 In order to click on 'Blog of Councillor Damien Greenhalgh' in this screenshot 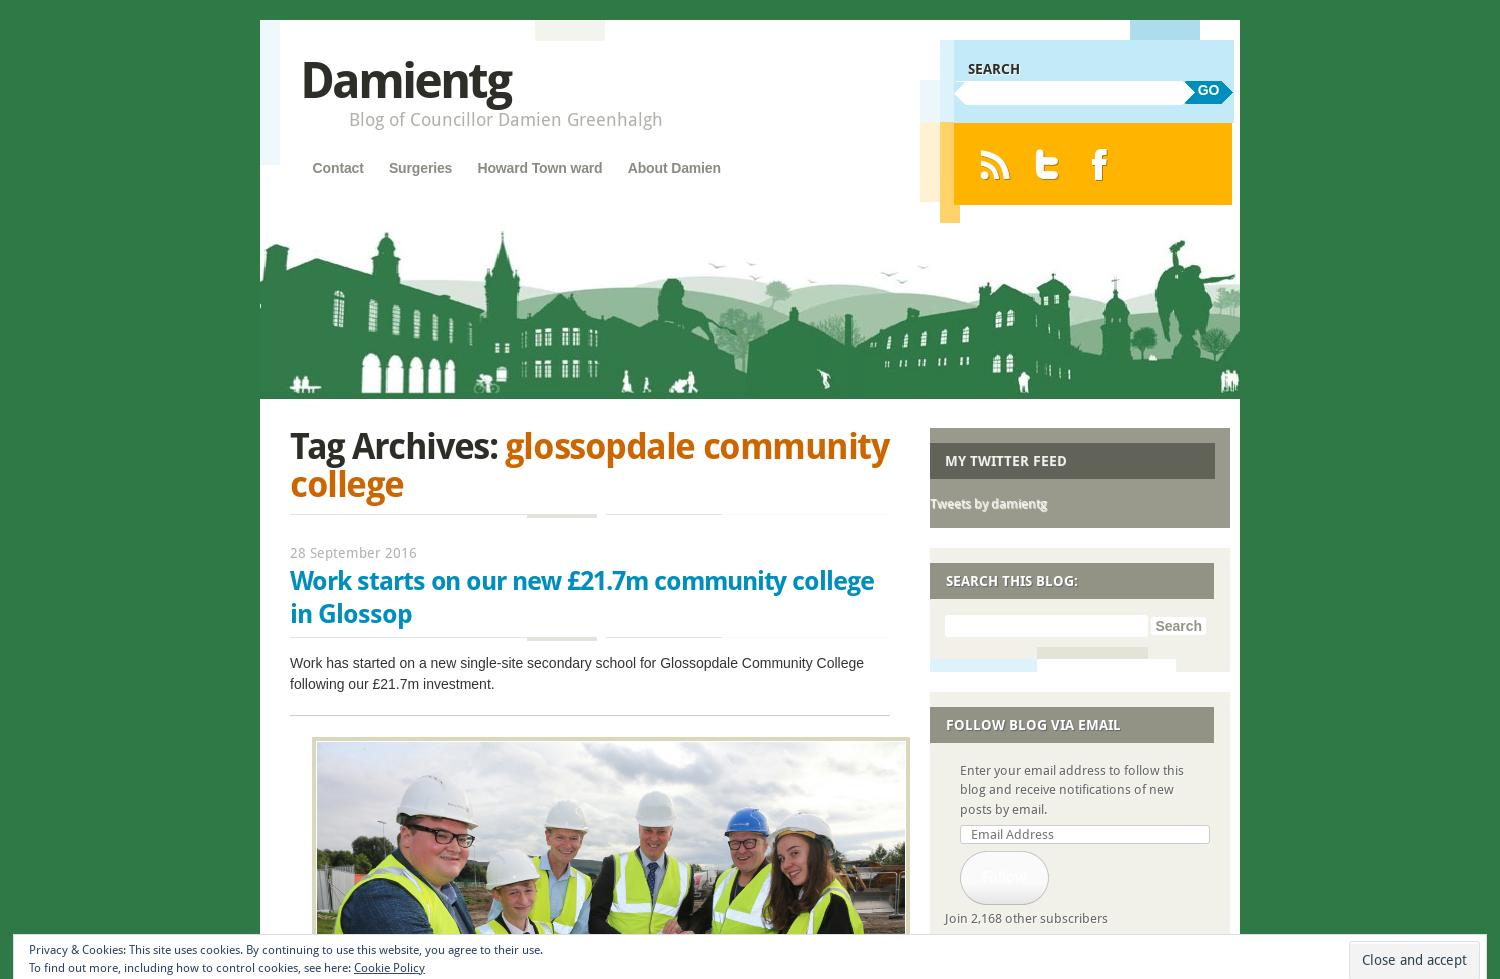, I will do `click(347, 119)`.